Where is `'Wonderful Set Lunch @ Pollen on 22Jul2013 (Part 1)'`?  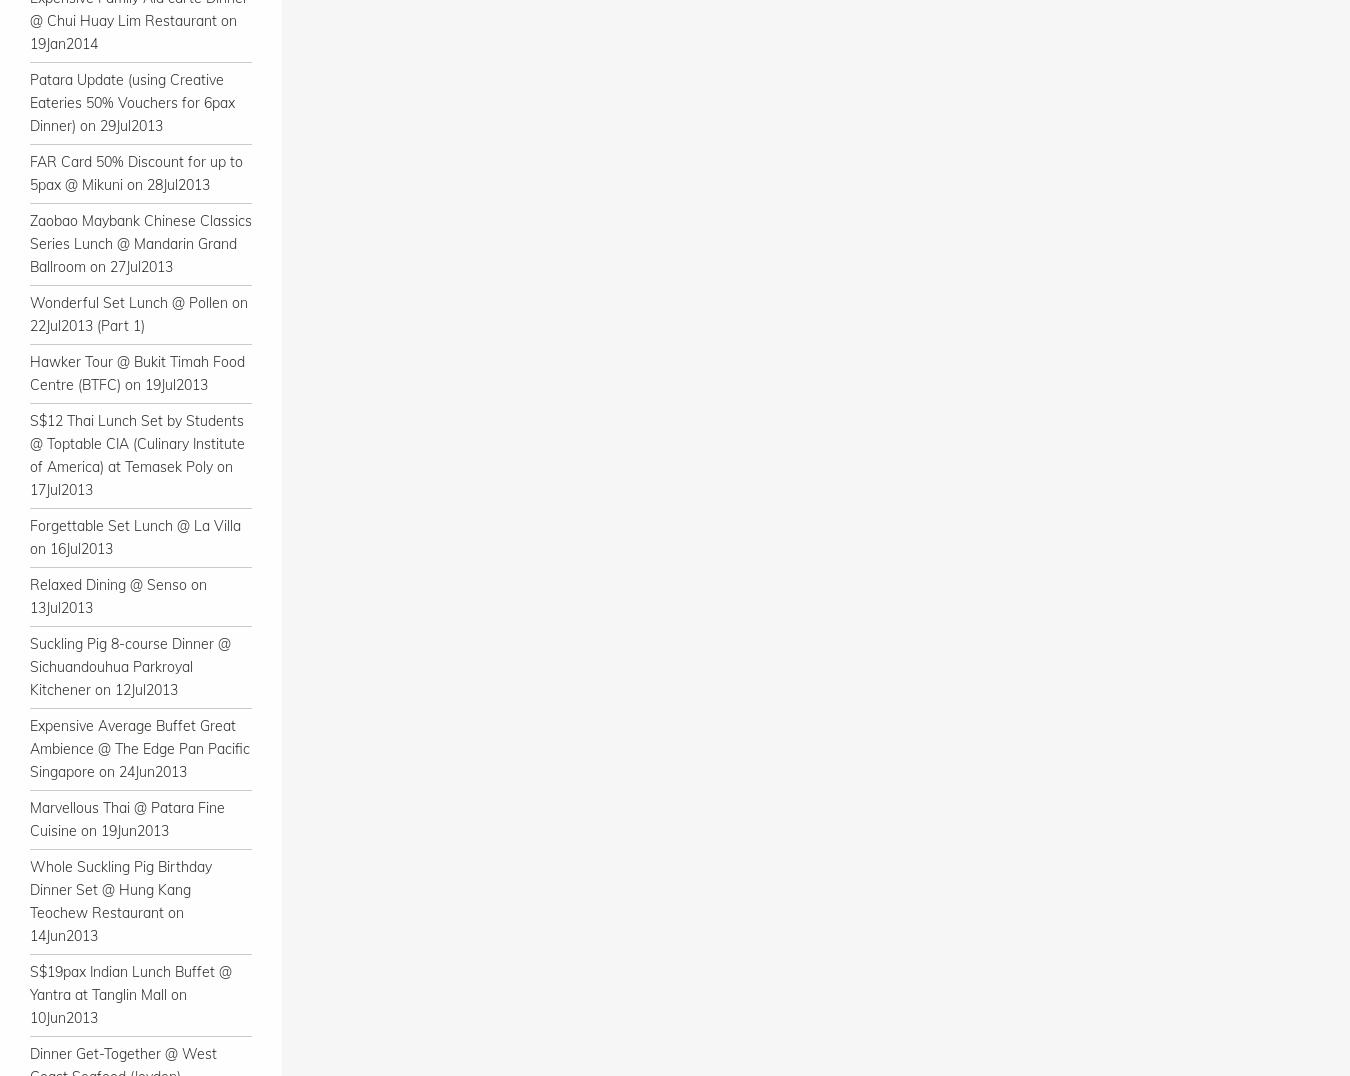
'Wonderful Set Lunch @ Pollen on 22Jul2013 (Part 1)' is located at coordinates (139, 313).